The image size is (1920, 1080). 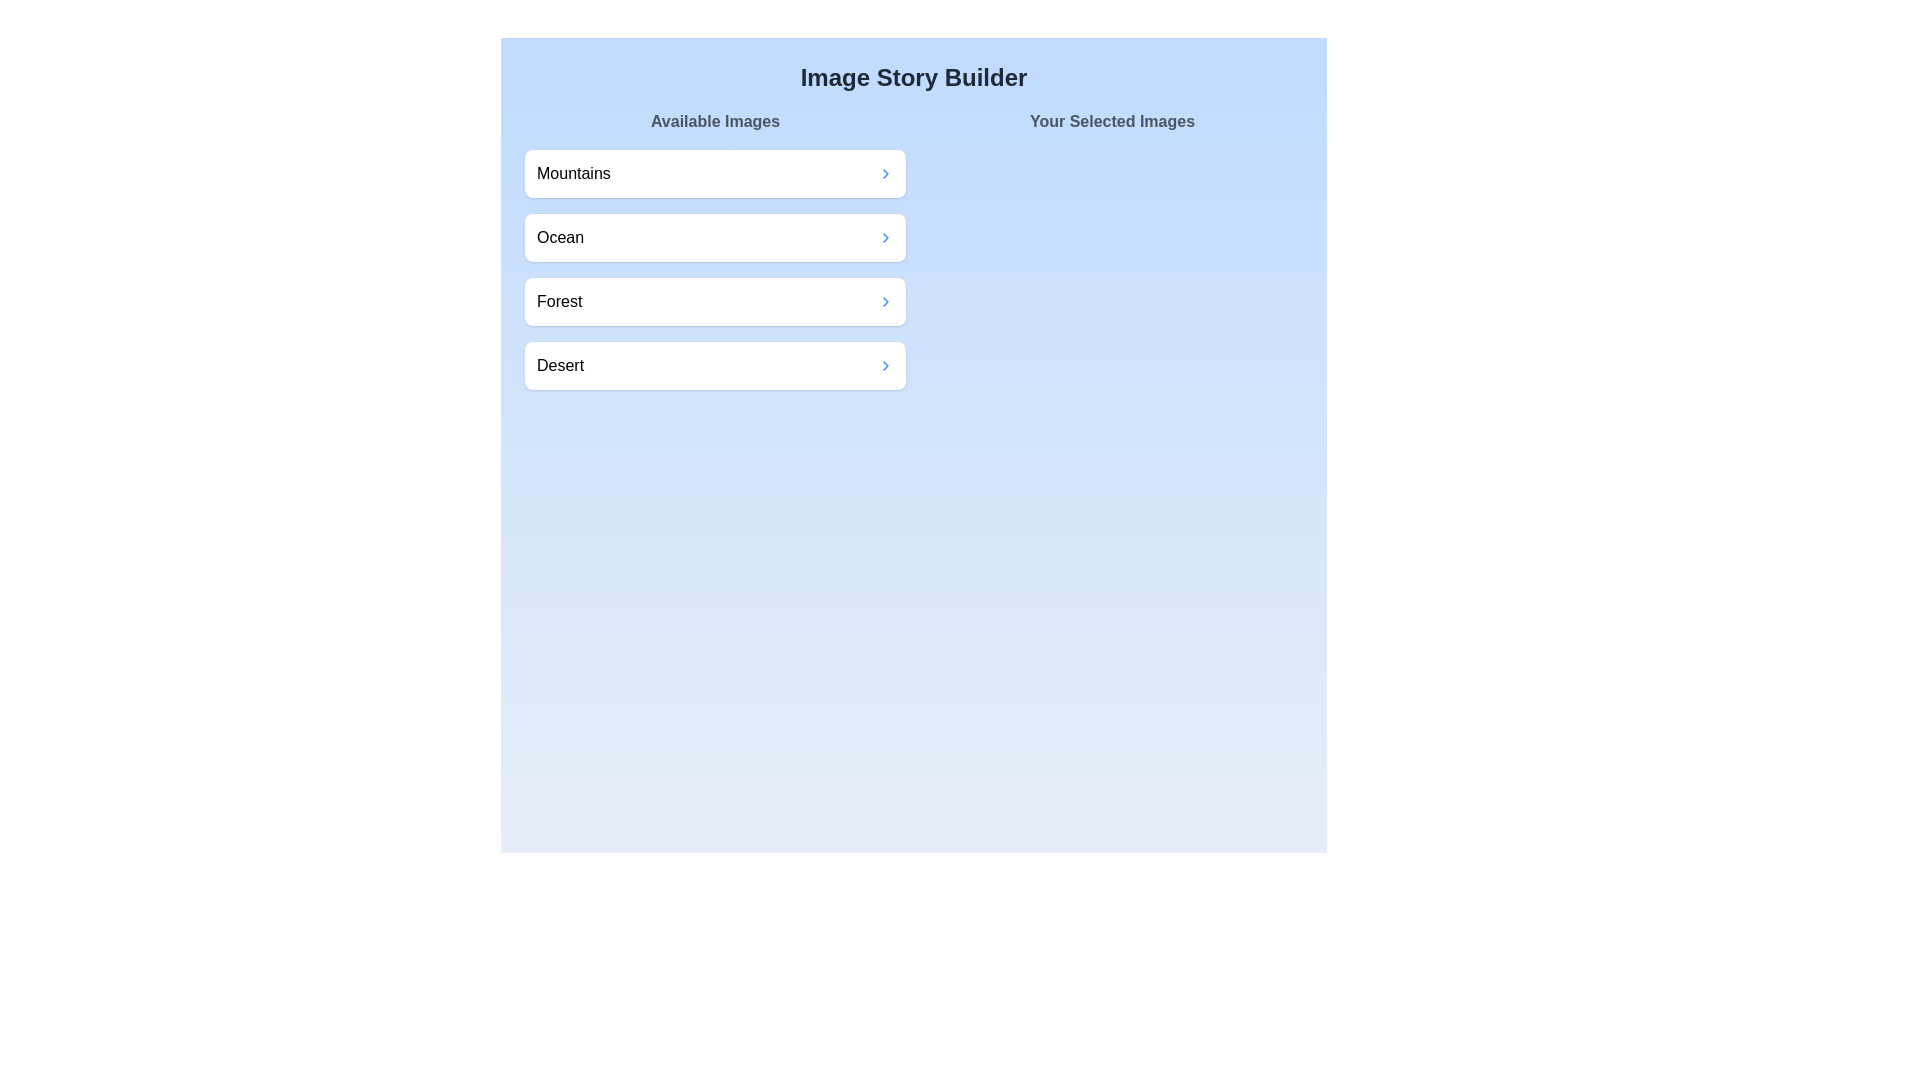 What do you see at coordinates (885, 172) in the screenshot?
I see `transfer button for the image labeled Mountains in the 'Available Images' section` at bounding box center [885, 172].